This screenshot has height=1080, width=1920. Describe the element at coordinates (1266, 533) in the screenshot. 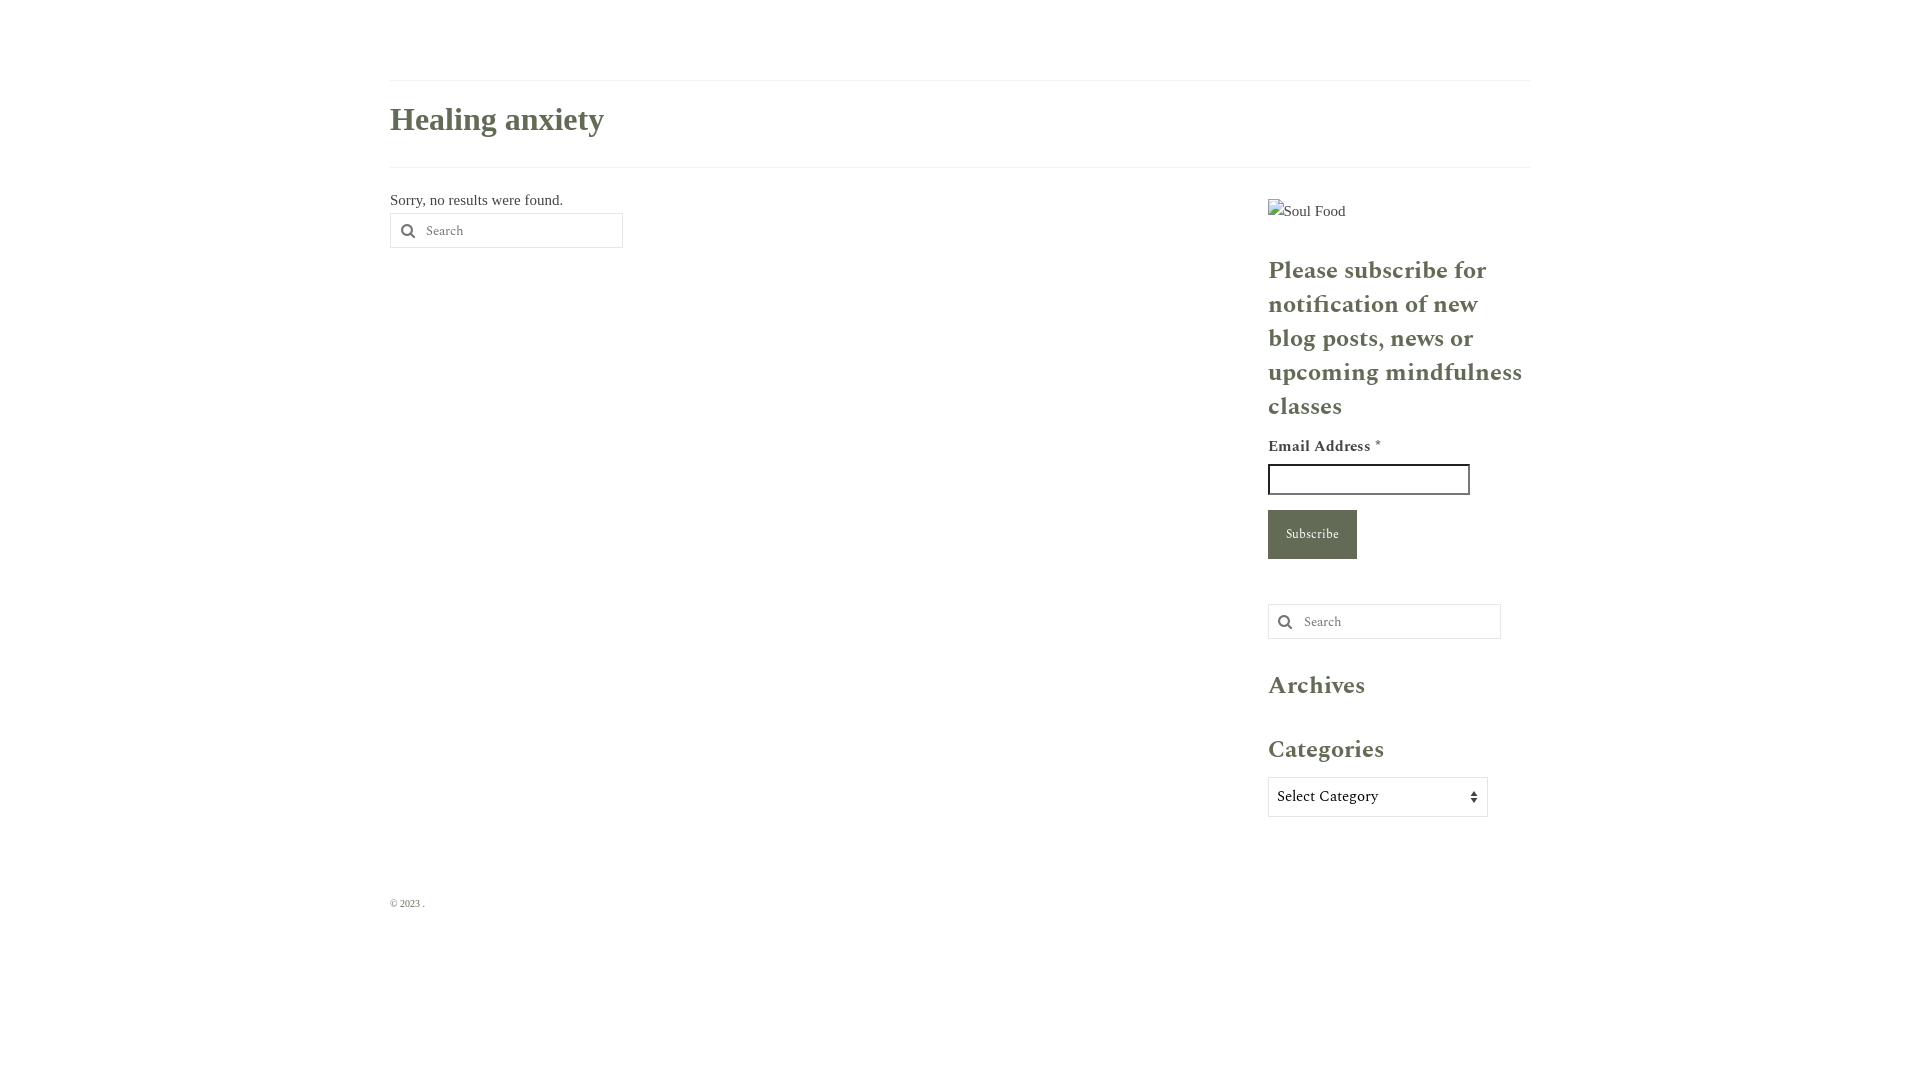

I see `'Subscribe'` at that location.